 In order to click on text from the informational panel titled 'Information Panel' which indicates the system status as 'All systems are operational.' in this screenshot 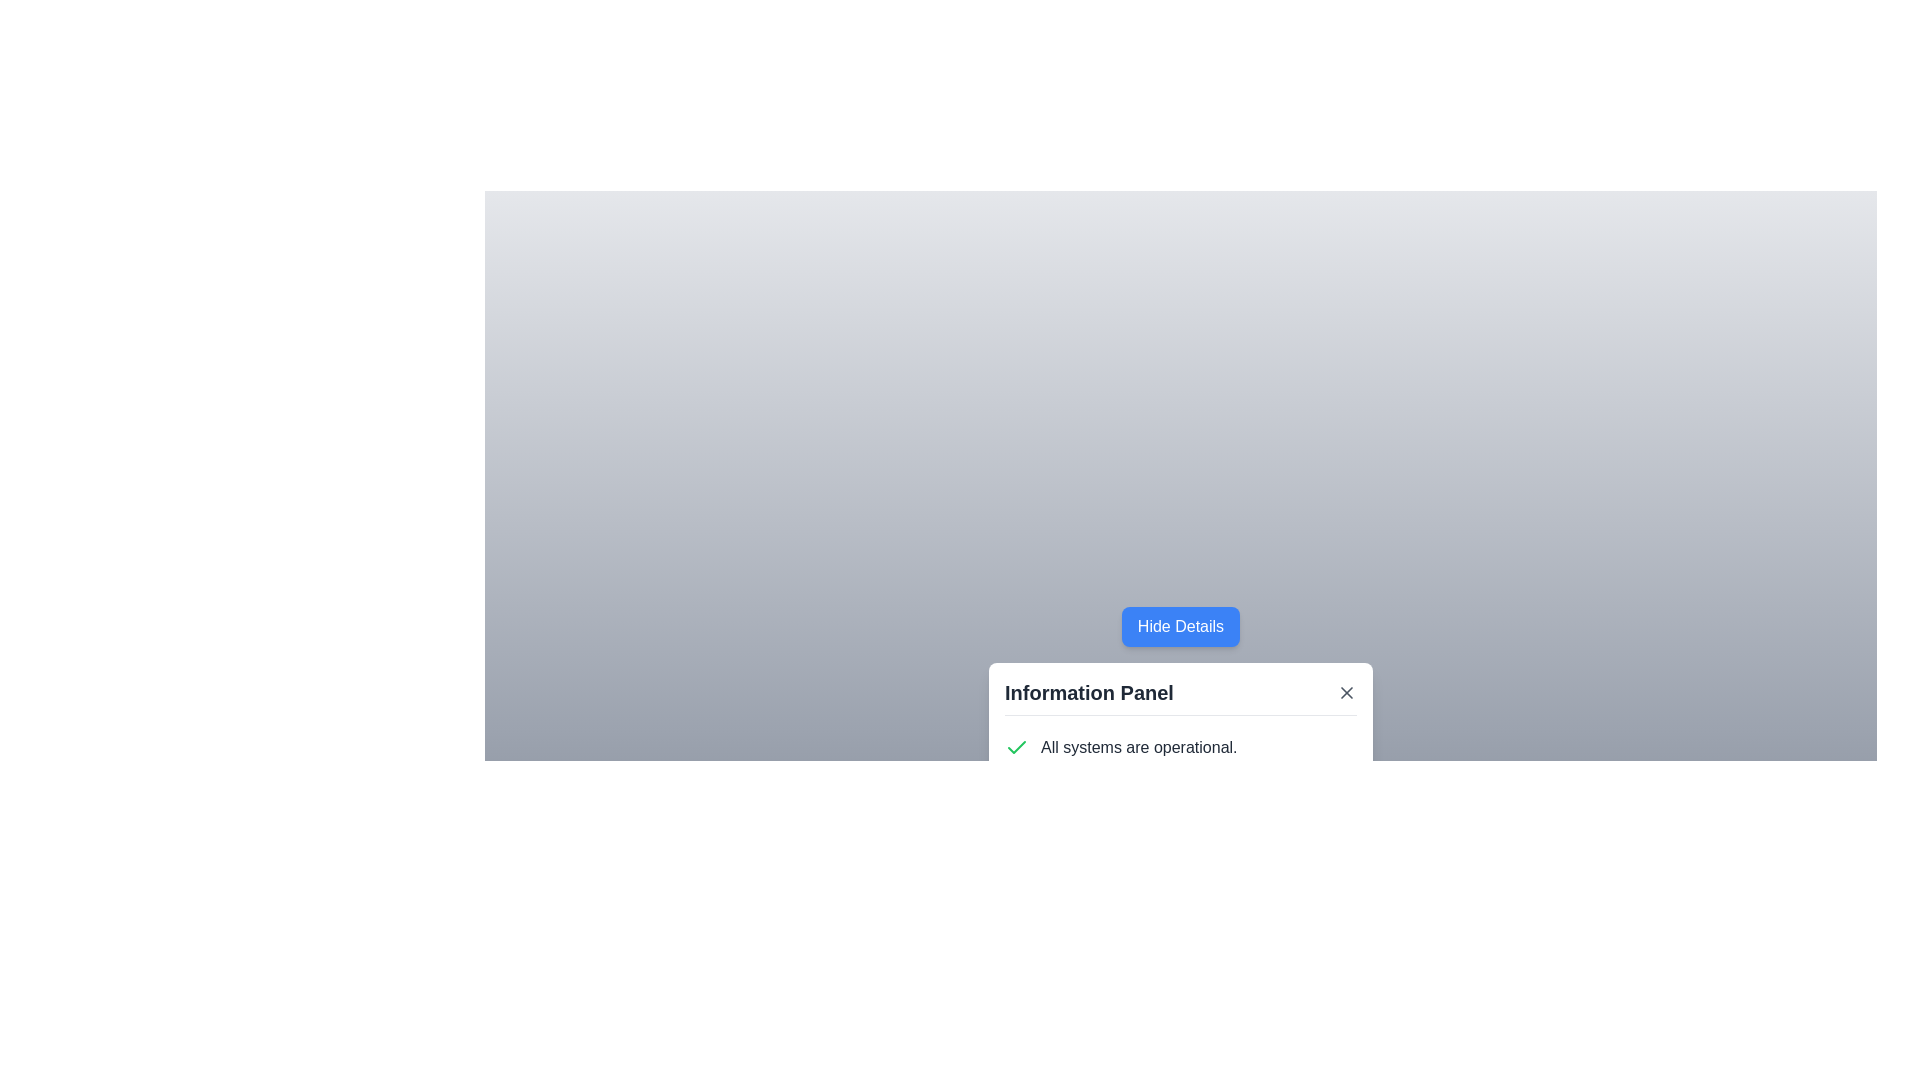, I will do `click(1180, 759)`.